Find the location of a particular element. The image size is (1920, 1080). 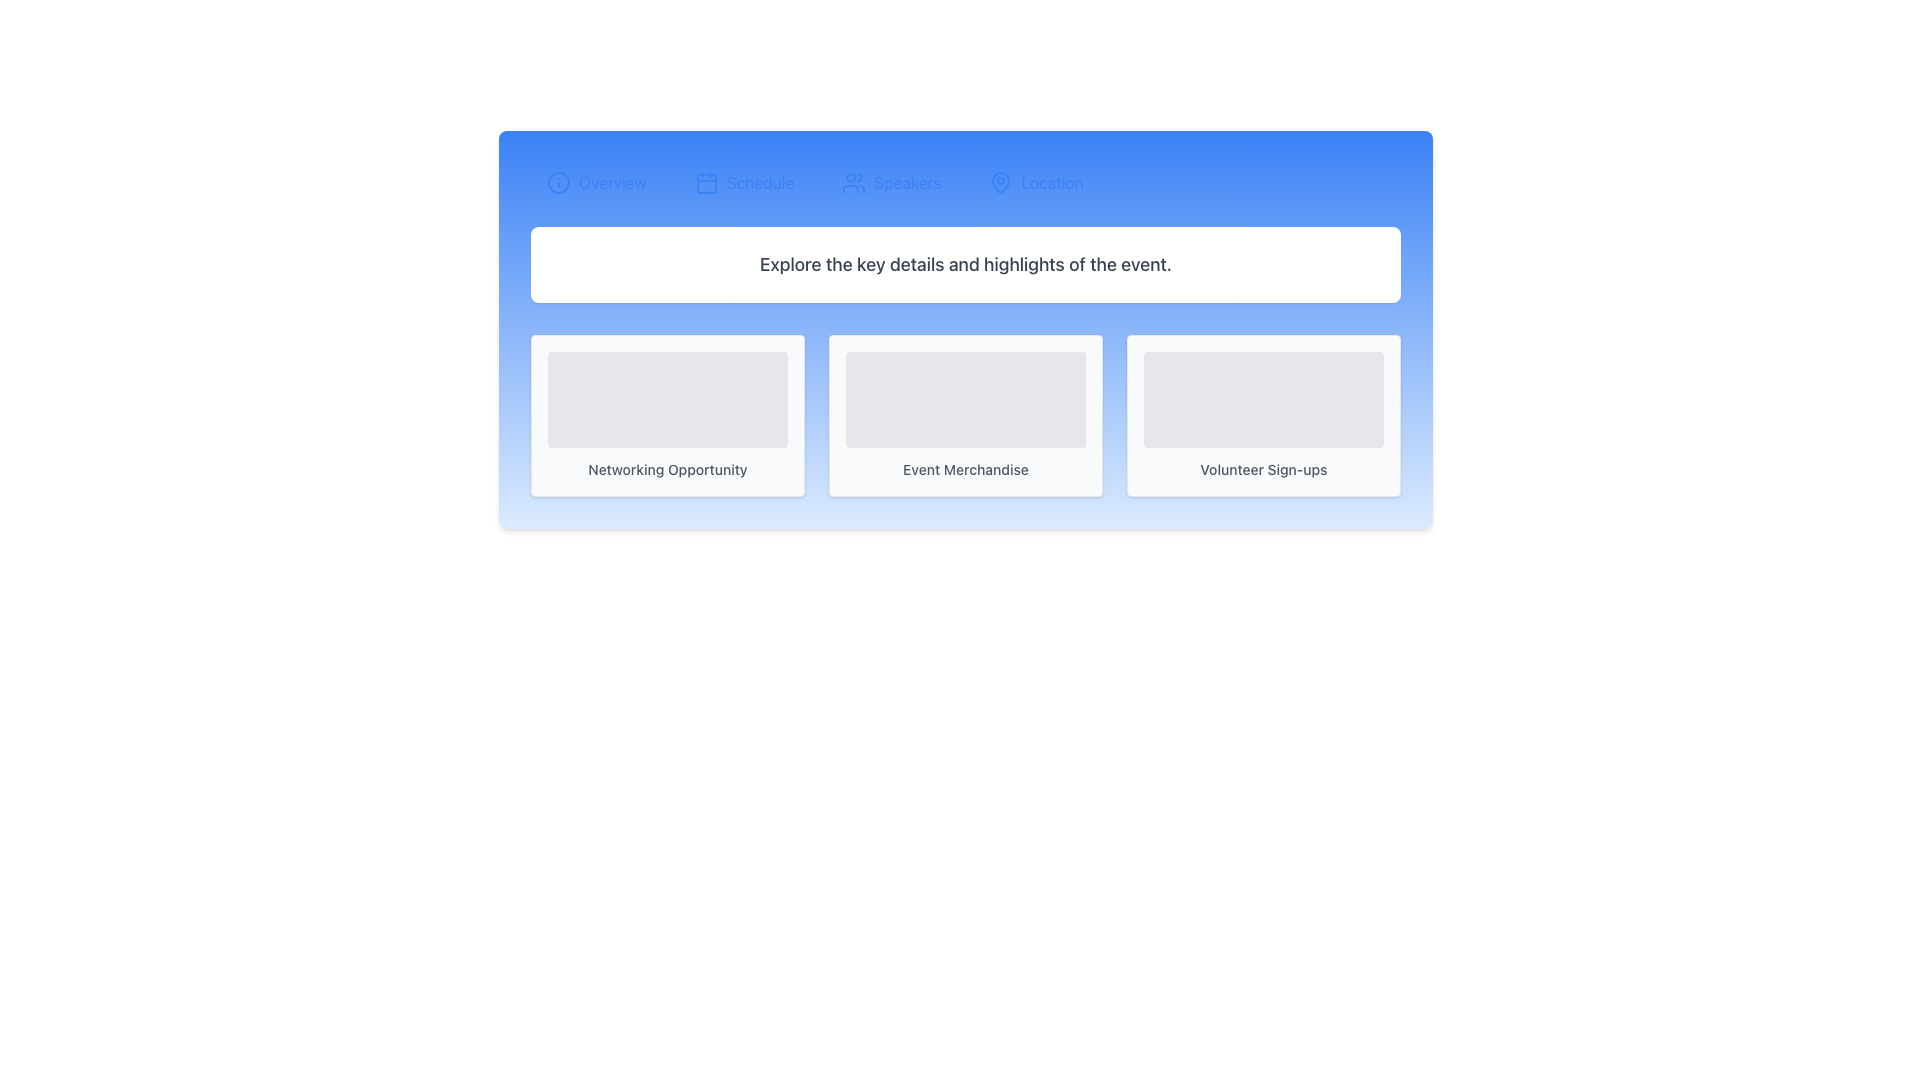

the 'Overview' button in the navigation bar is located at coordinates (595, 182).